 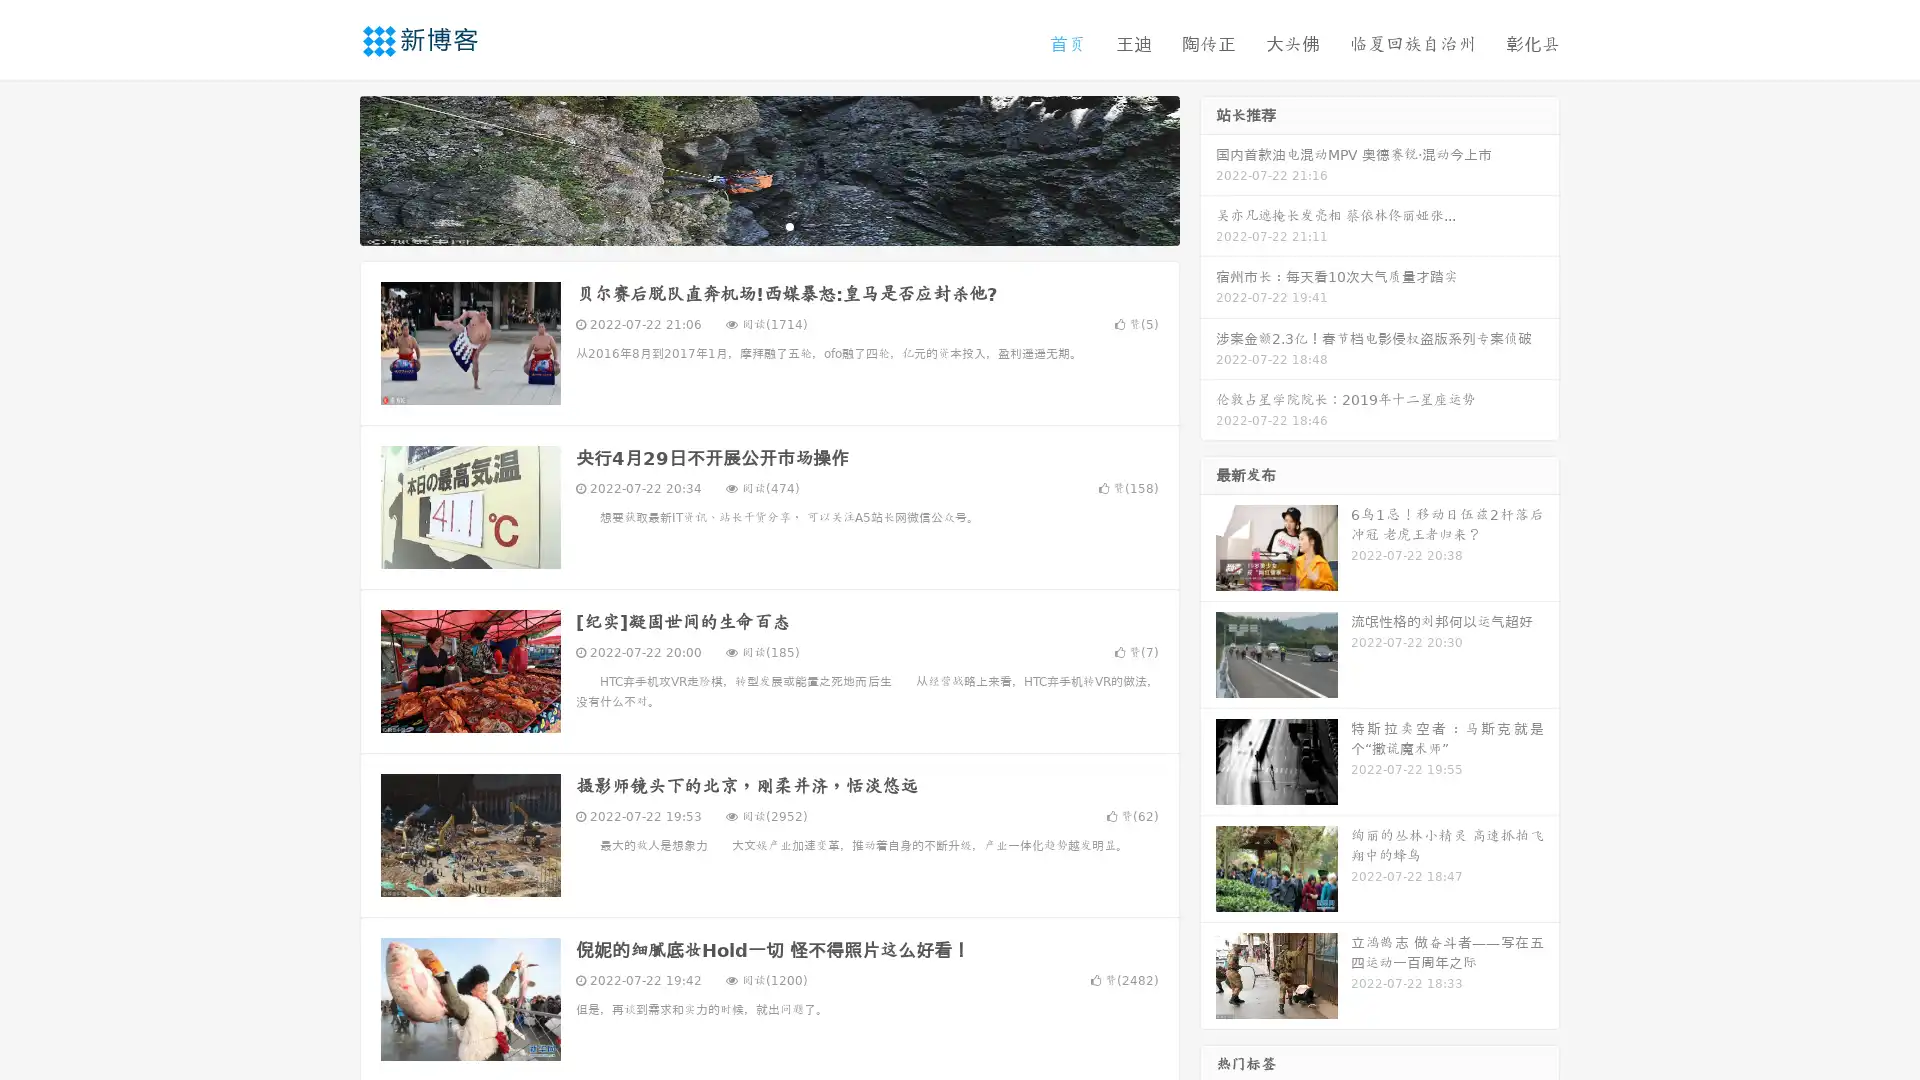 I want to click on Go to slide 3, so click(x=789, y=225).